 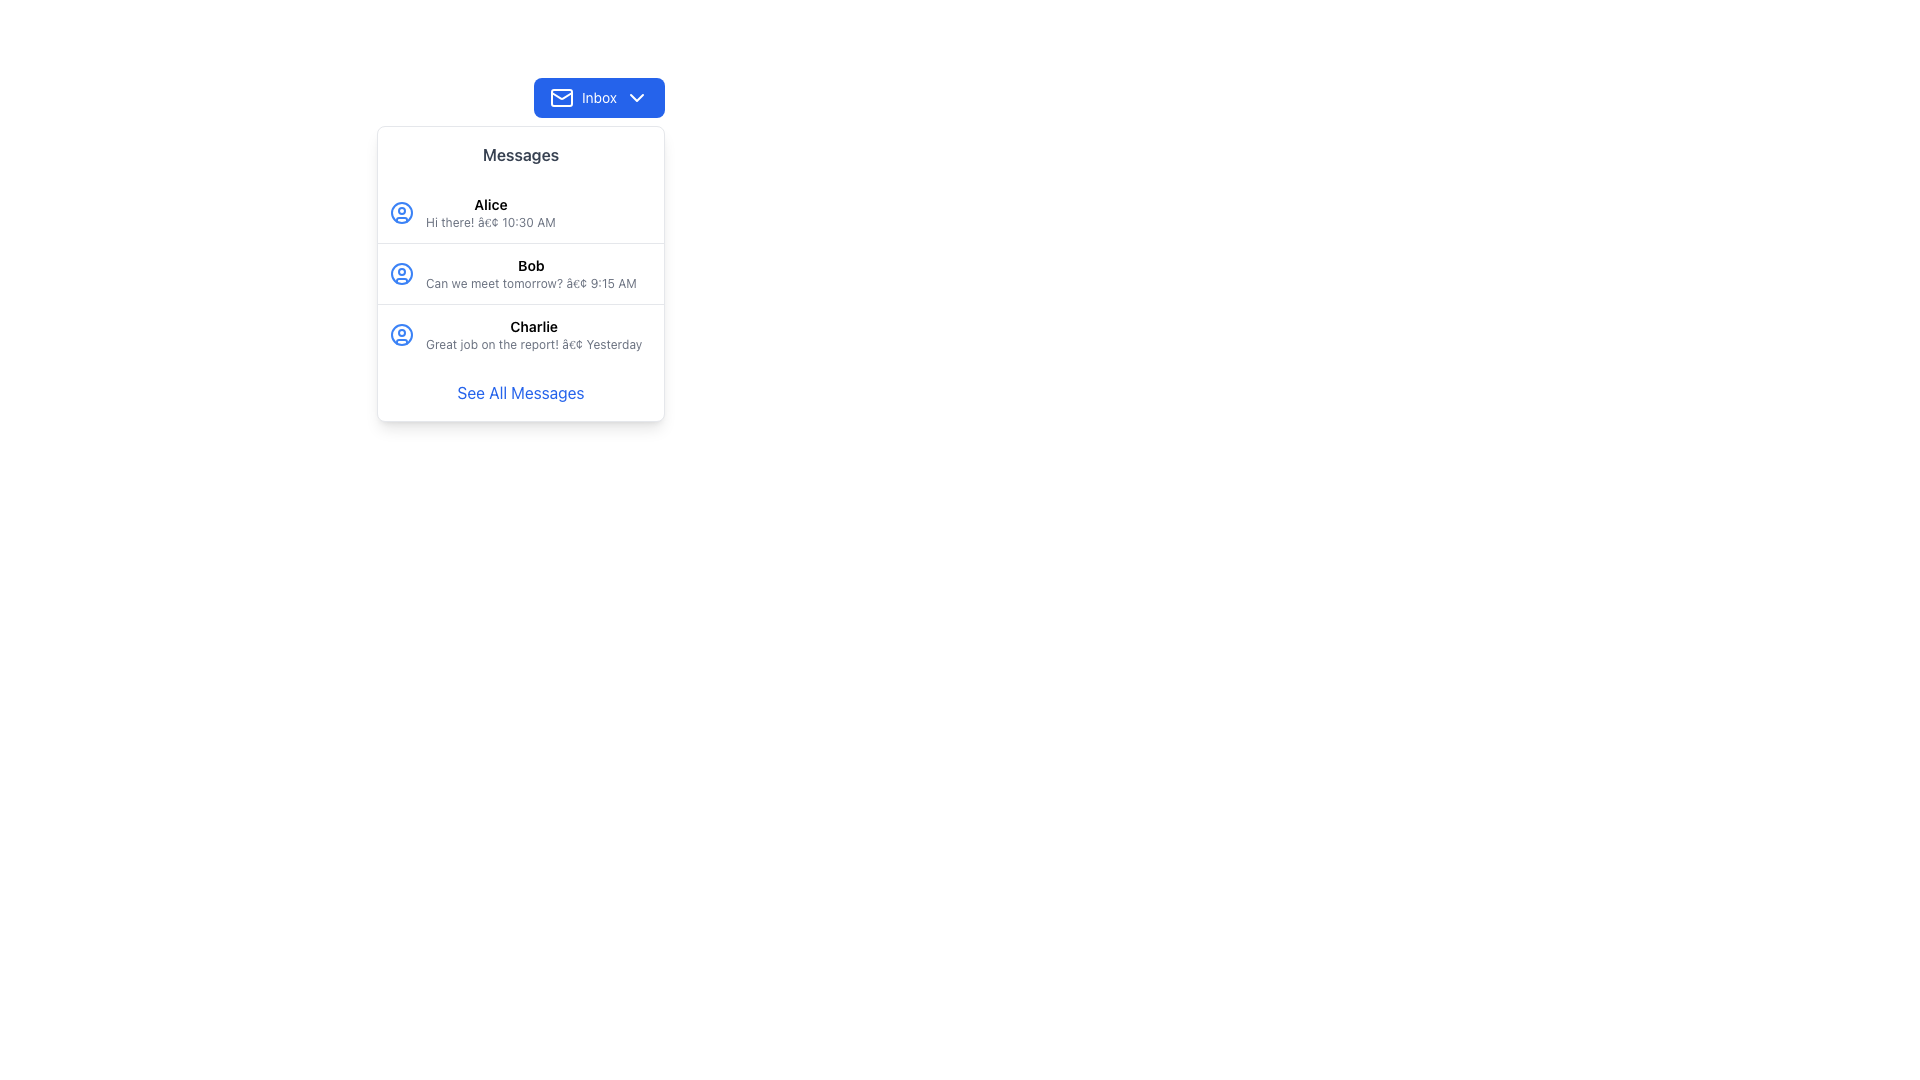 What do you see at coordinates (521, 212) in the screenshot?
I see `the first list item in the chat interface featuring a blue circular user icon, sender name 'Alice', message preview 'Hi there!', and timestamp '10:30 AM'` at bounding box center [521, 212].